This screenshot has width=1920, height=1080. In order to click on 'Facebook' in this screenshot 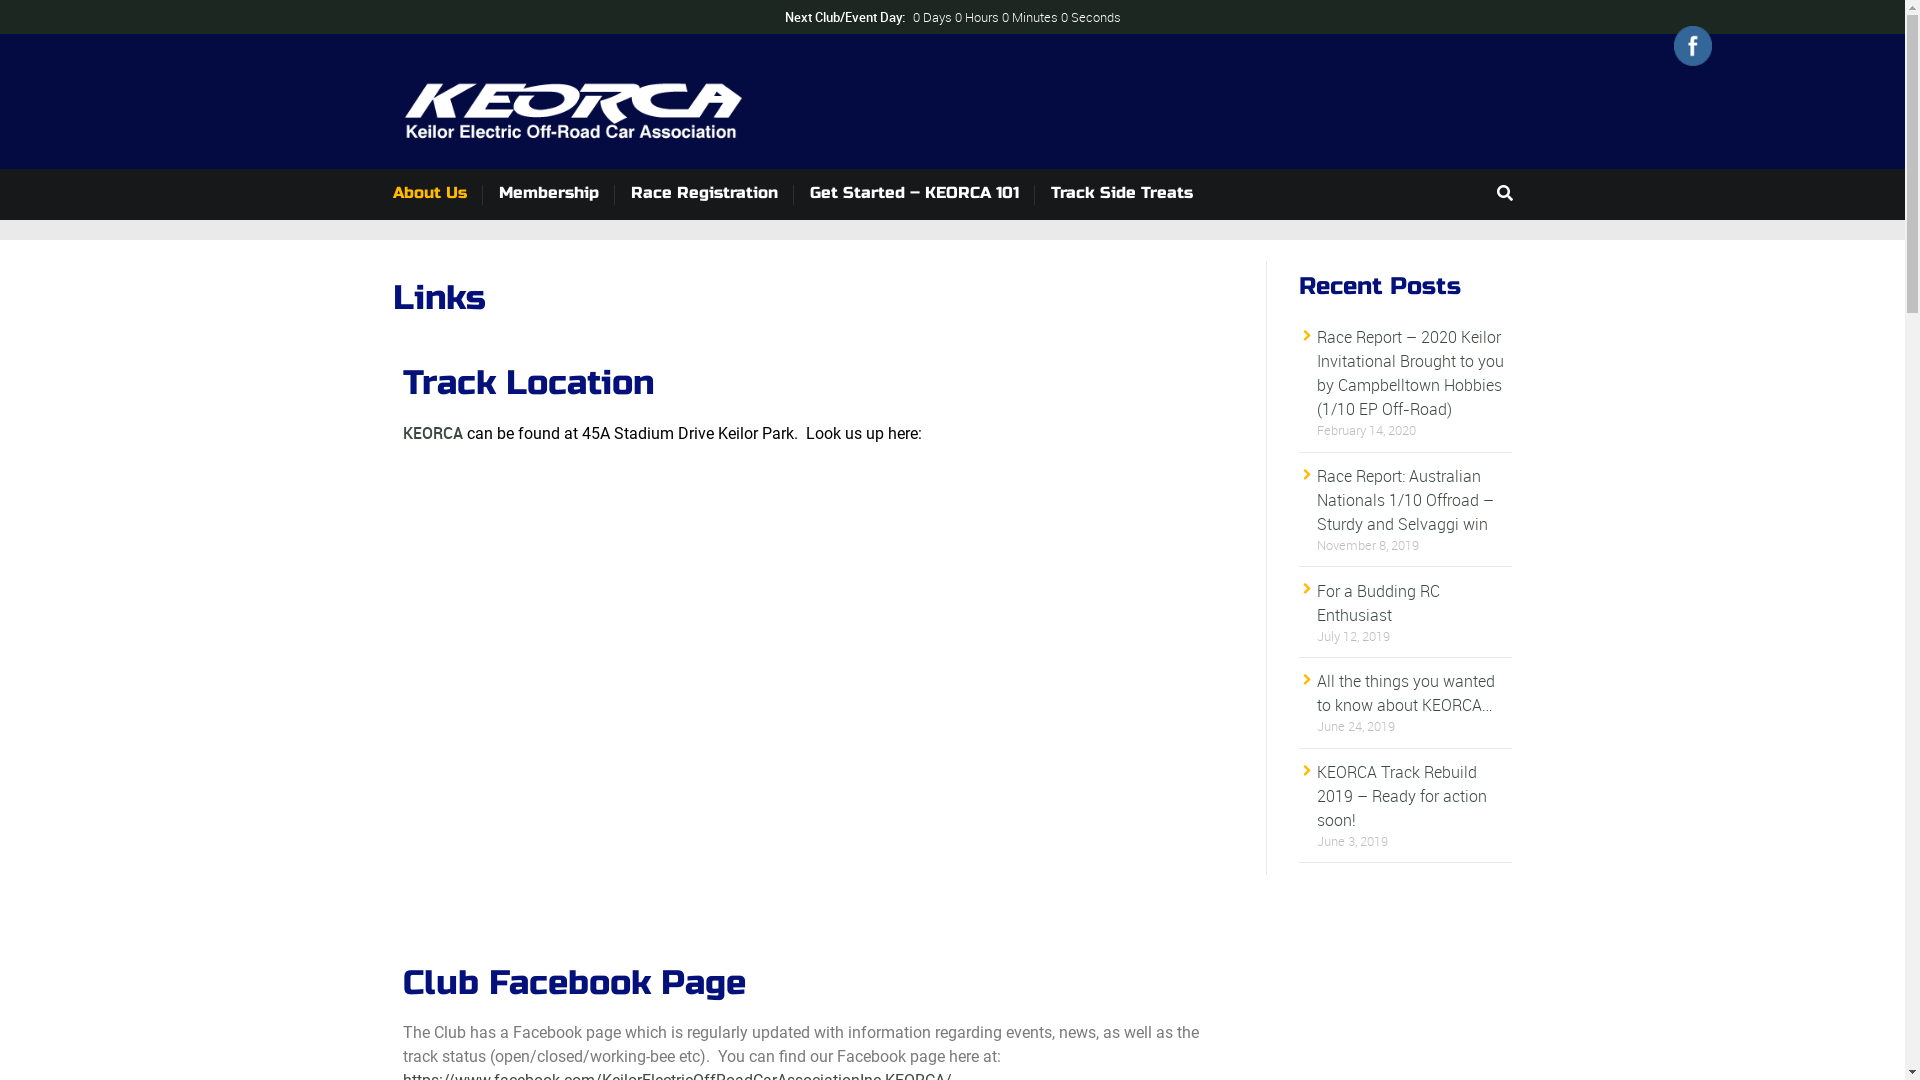, I will do `click(1692, 45)`.